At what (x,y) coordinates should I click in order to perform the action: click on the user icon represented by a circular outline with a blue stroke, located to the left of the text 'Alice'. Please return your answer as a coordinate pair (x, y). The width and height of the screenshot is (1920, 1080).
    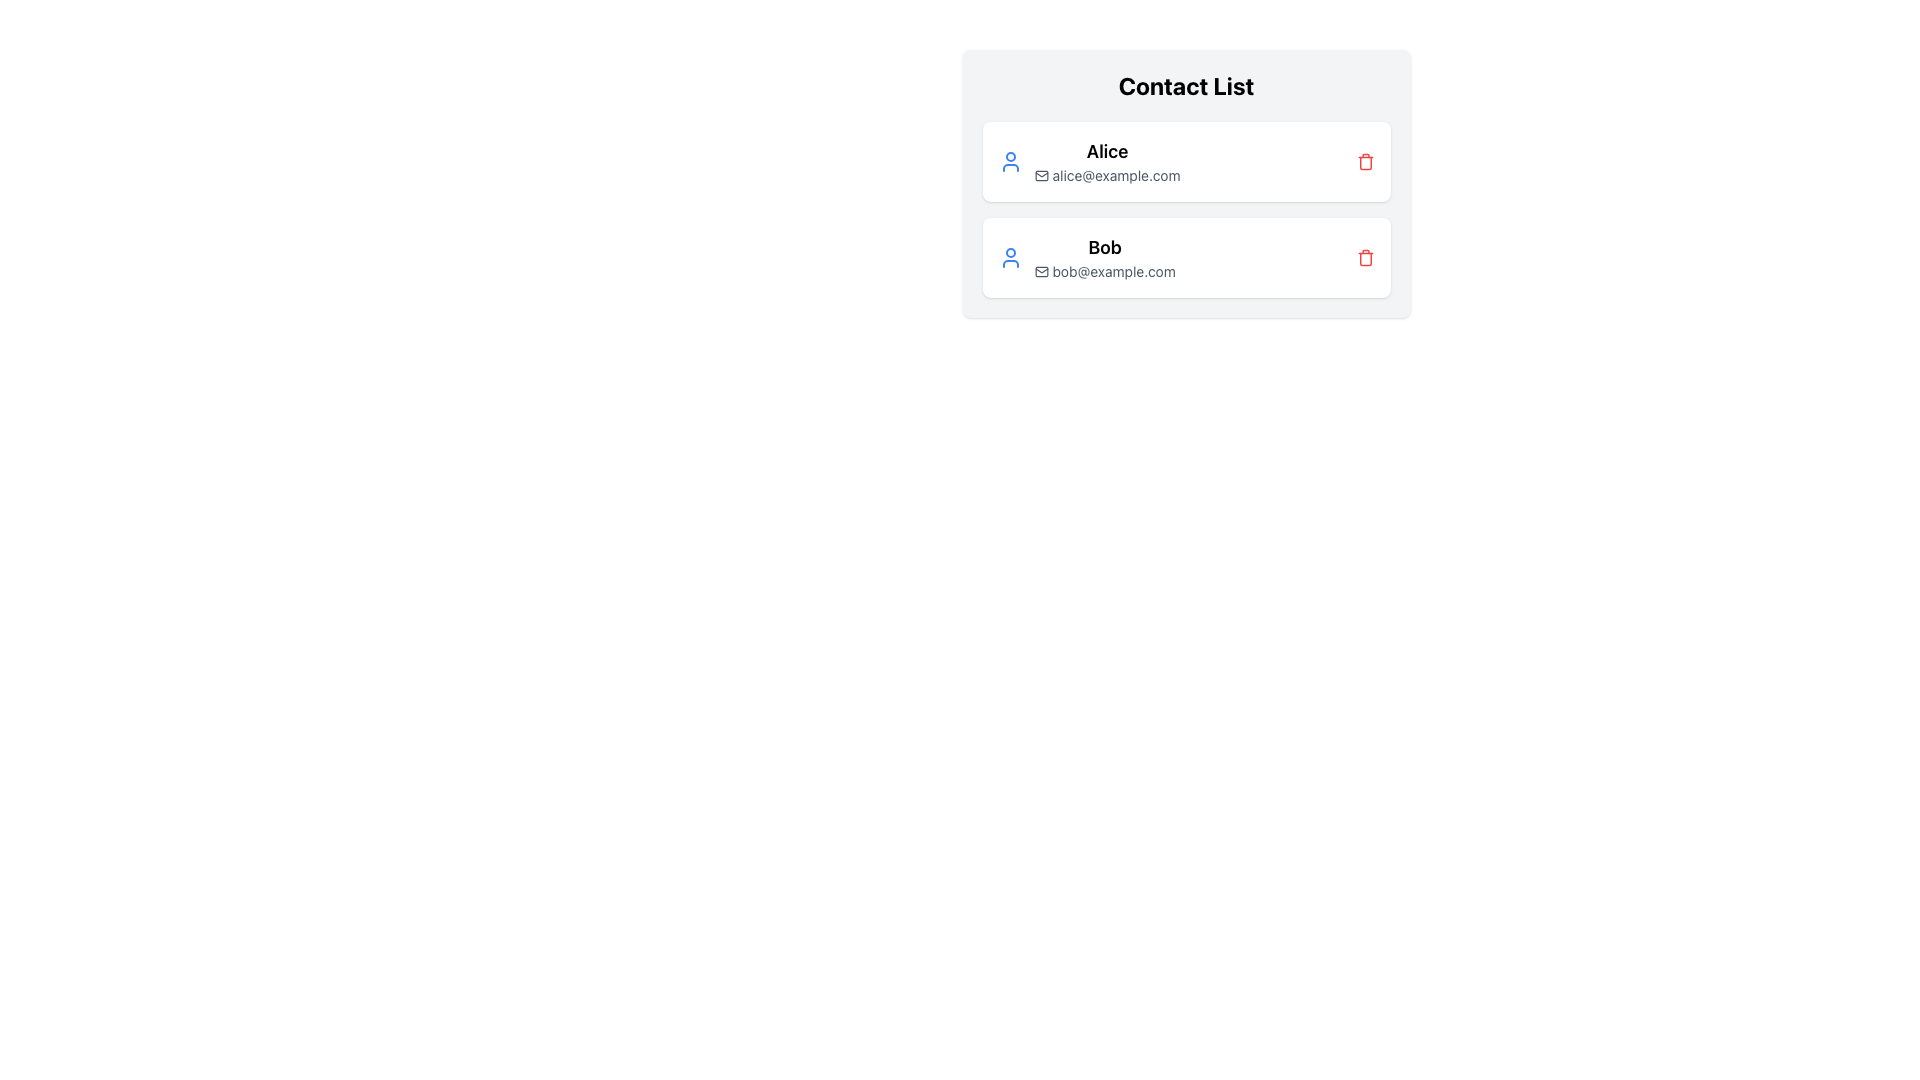
    Looking at the image, I should click on (1010, 161).